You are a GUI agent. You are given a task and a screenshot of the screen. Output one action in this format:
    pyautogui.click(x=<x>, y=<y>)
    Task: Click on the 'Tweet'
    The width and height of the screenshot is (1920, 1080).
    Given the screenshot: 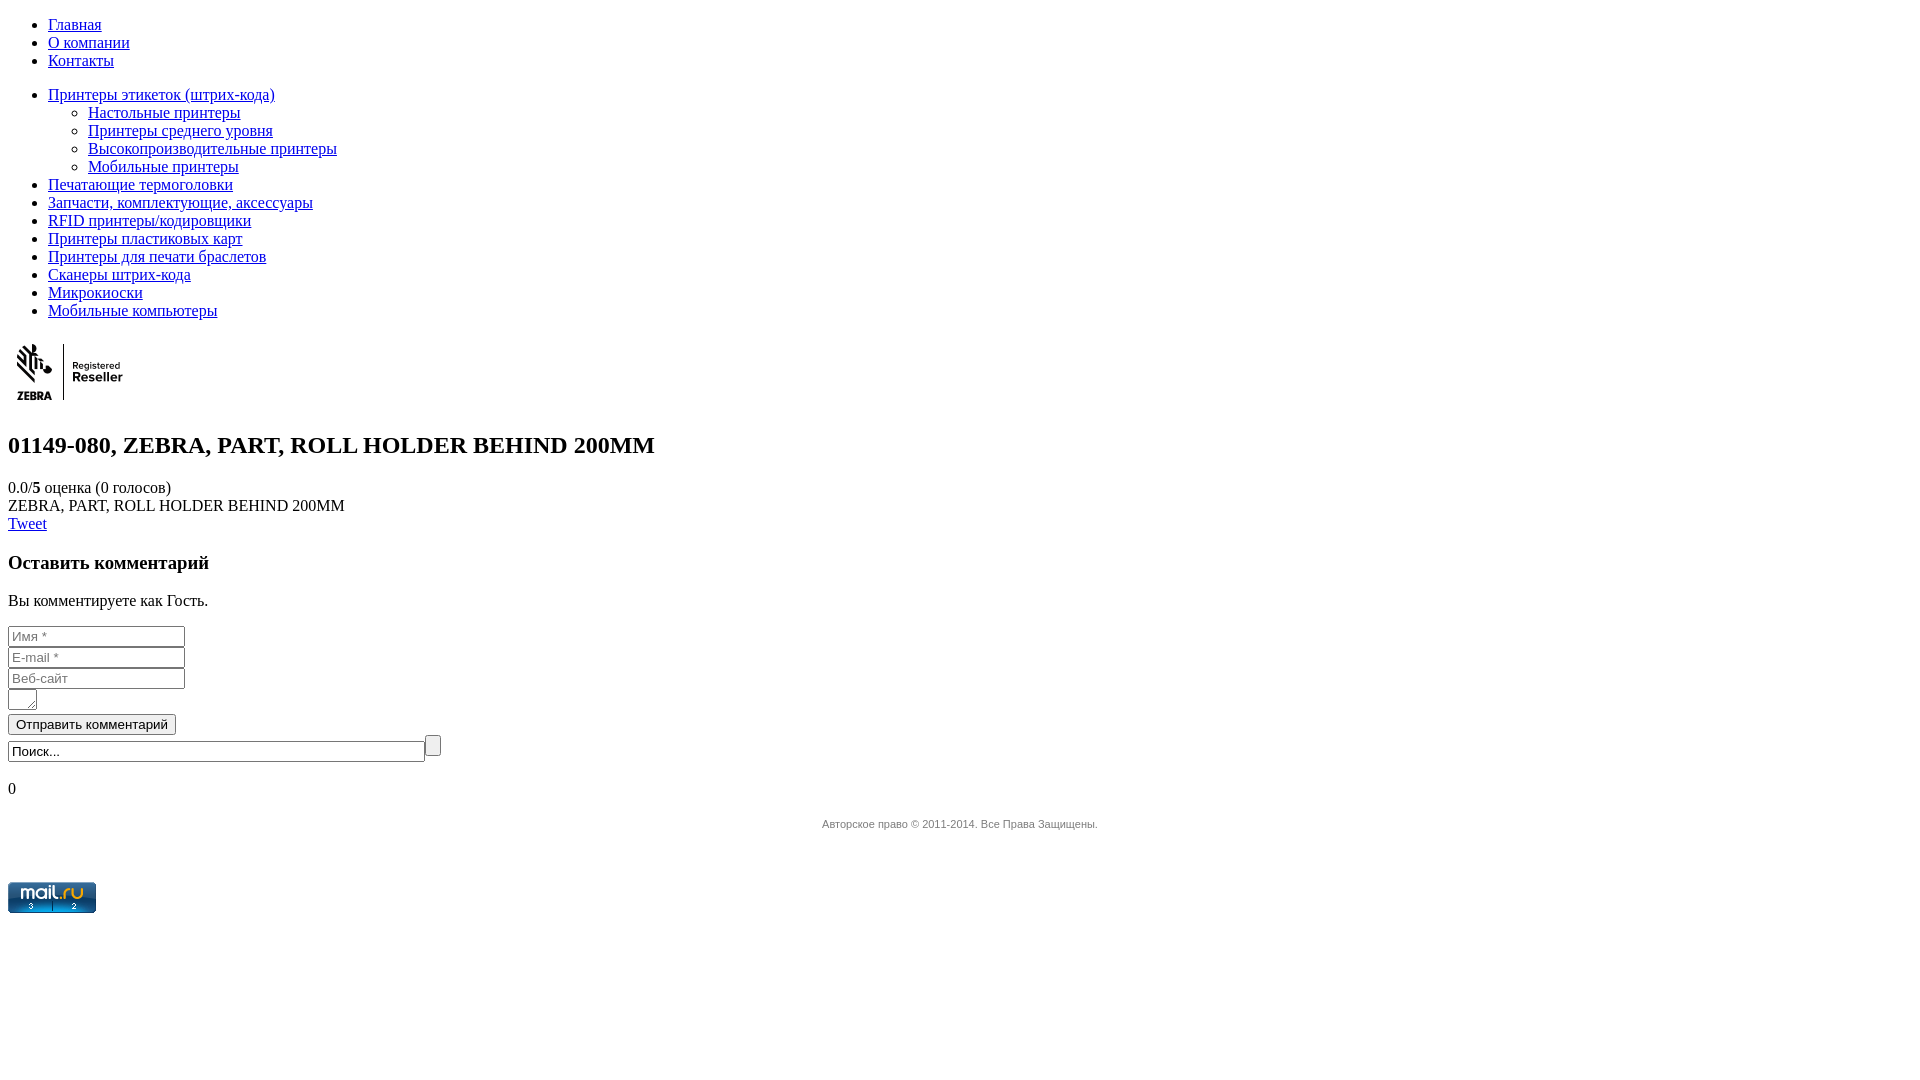 What is the action you would take?
    pyautogui.click(x=27, y=522)
    